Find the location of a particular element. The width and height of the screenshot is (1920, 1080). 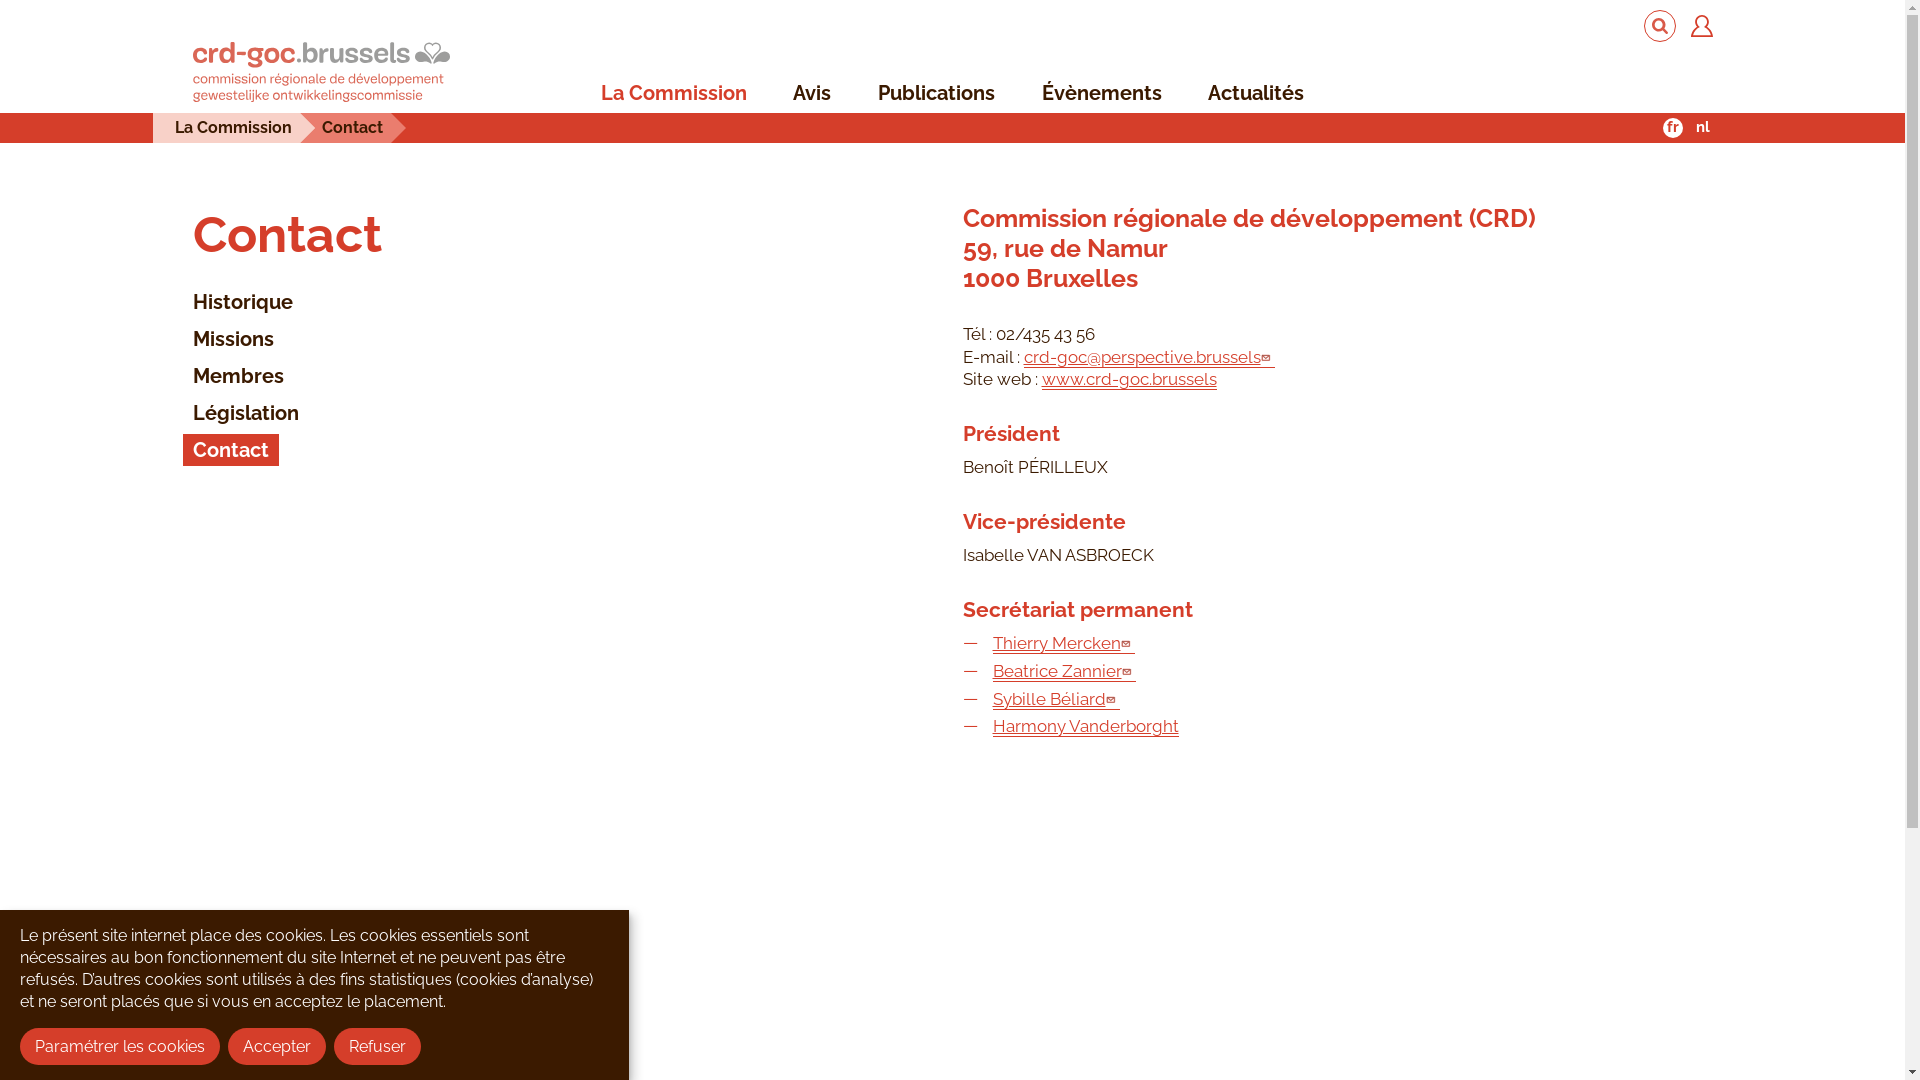

'Avis' is located at coordinates (811, 92).